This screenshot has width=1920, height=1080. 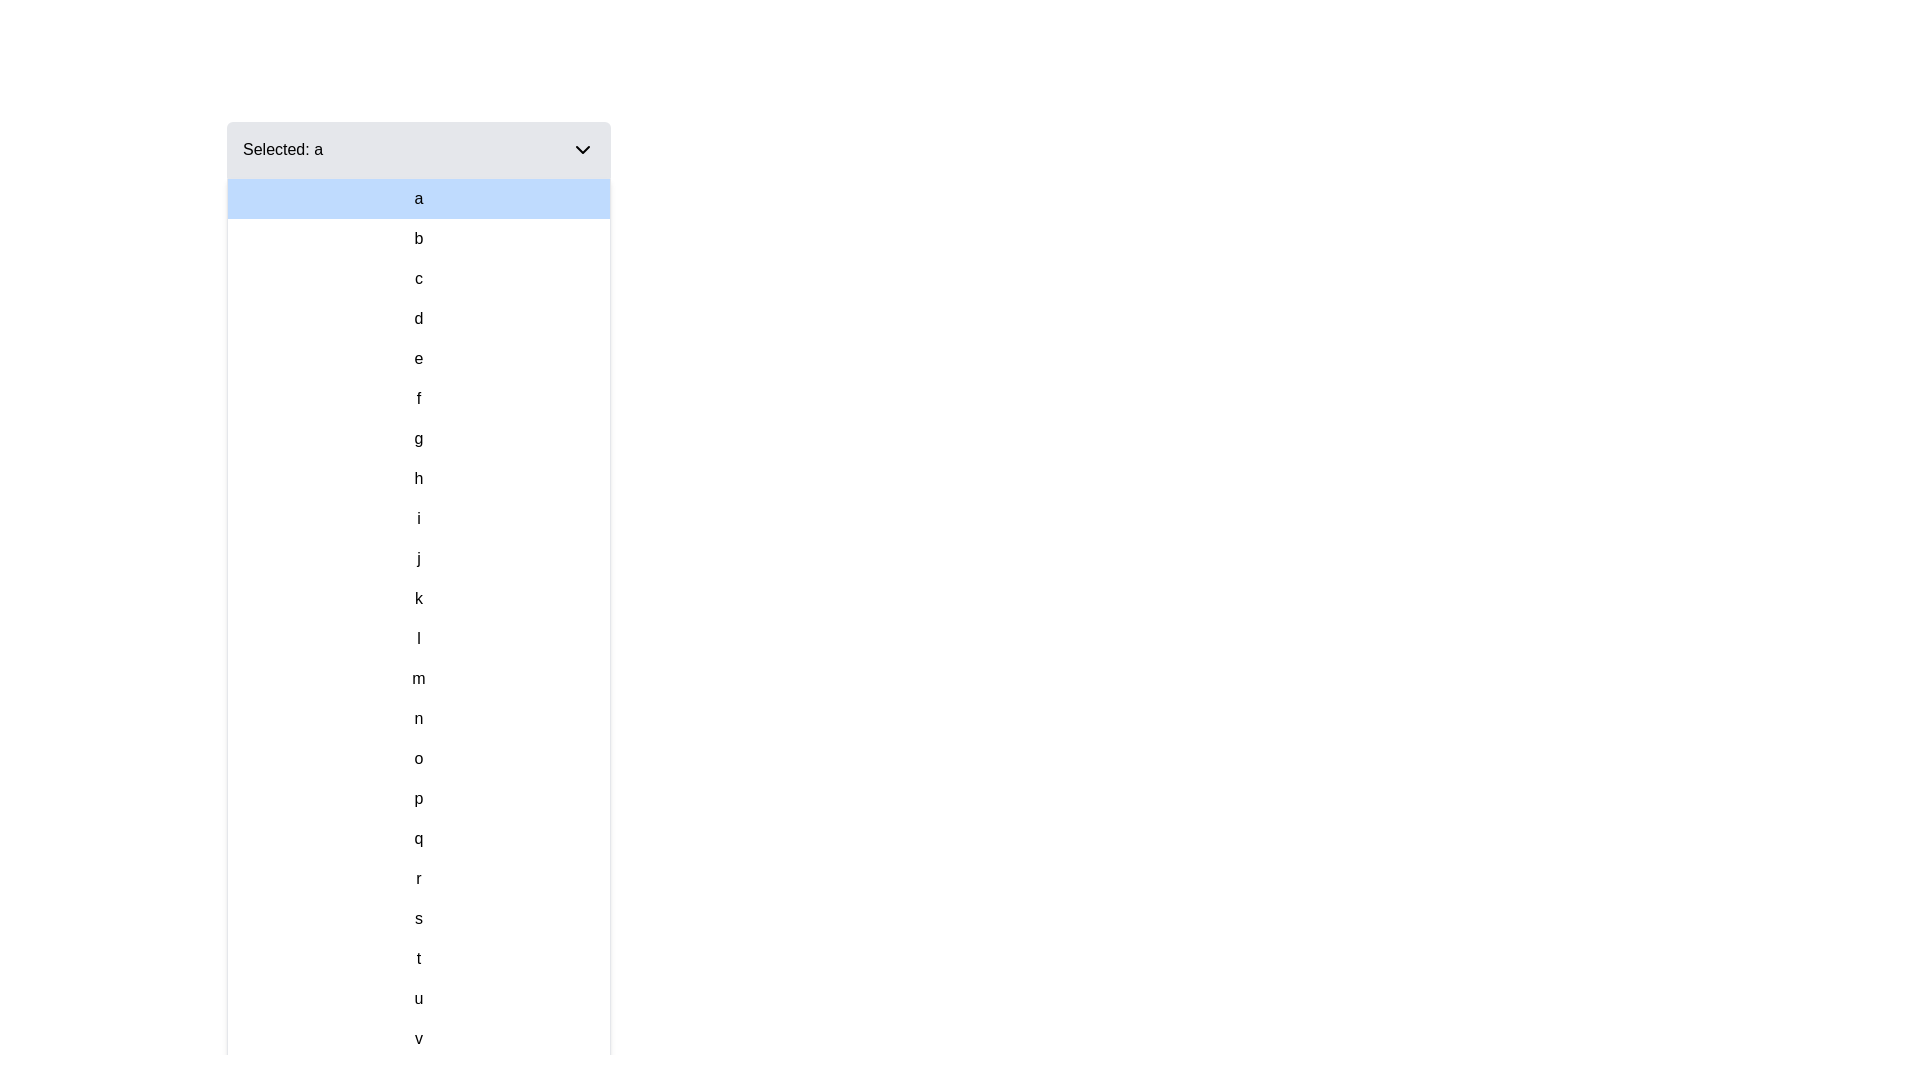 What do you see at coordinates (417, 759) in the screenshot?
I see `the lowercase letter 'o' which is the fifteenth item in a vertical list of characters, positioned between 'n' and 'p'` at bounding box center [417, 759].